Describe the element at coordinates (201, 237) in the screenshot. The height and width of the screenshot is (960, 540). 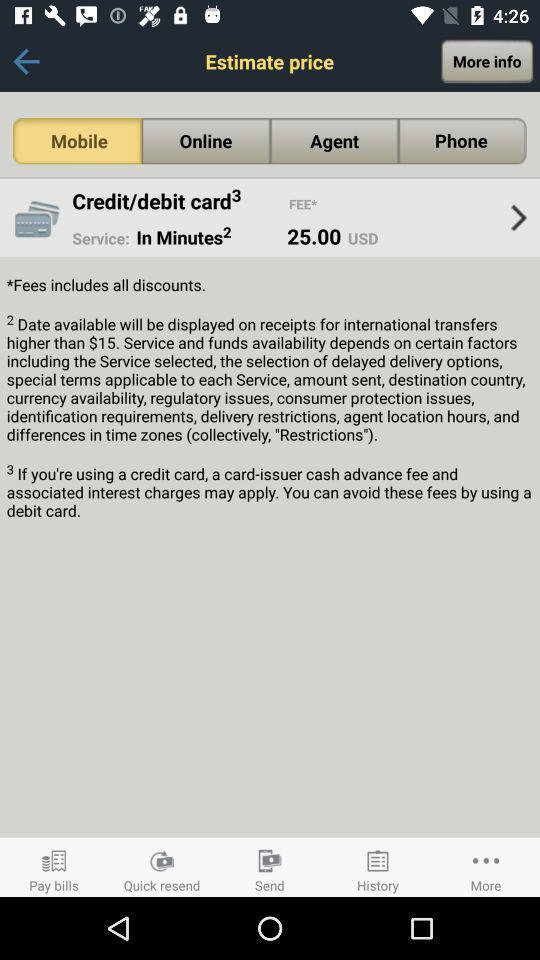
I see `icon above fees includes all app` at that location.